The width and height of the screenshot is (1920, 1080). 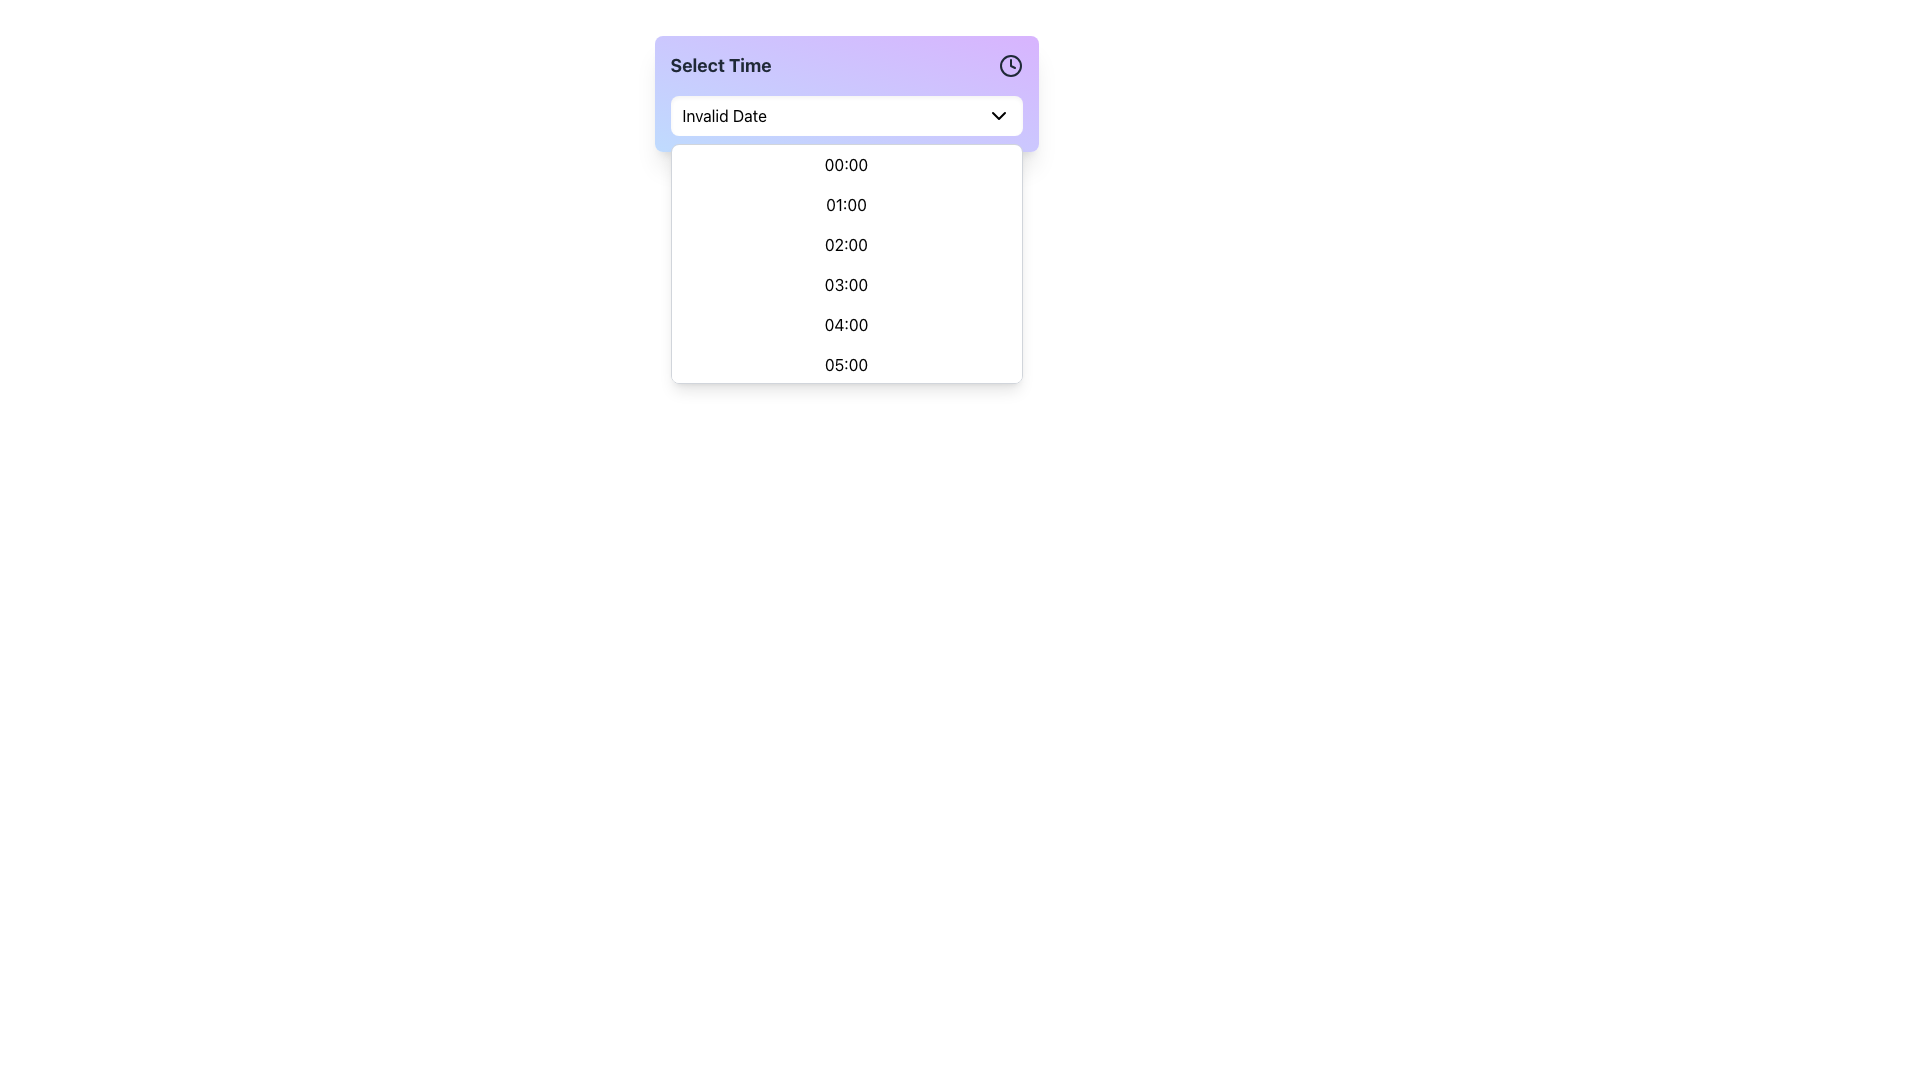 I want to click on the dropdown item displaying '01:00', so click(x=846, y=204).